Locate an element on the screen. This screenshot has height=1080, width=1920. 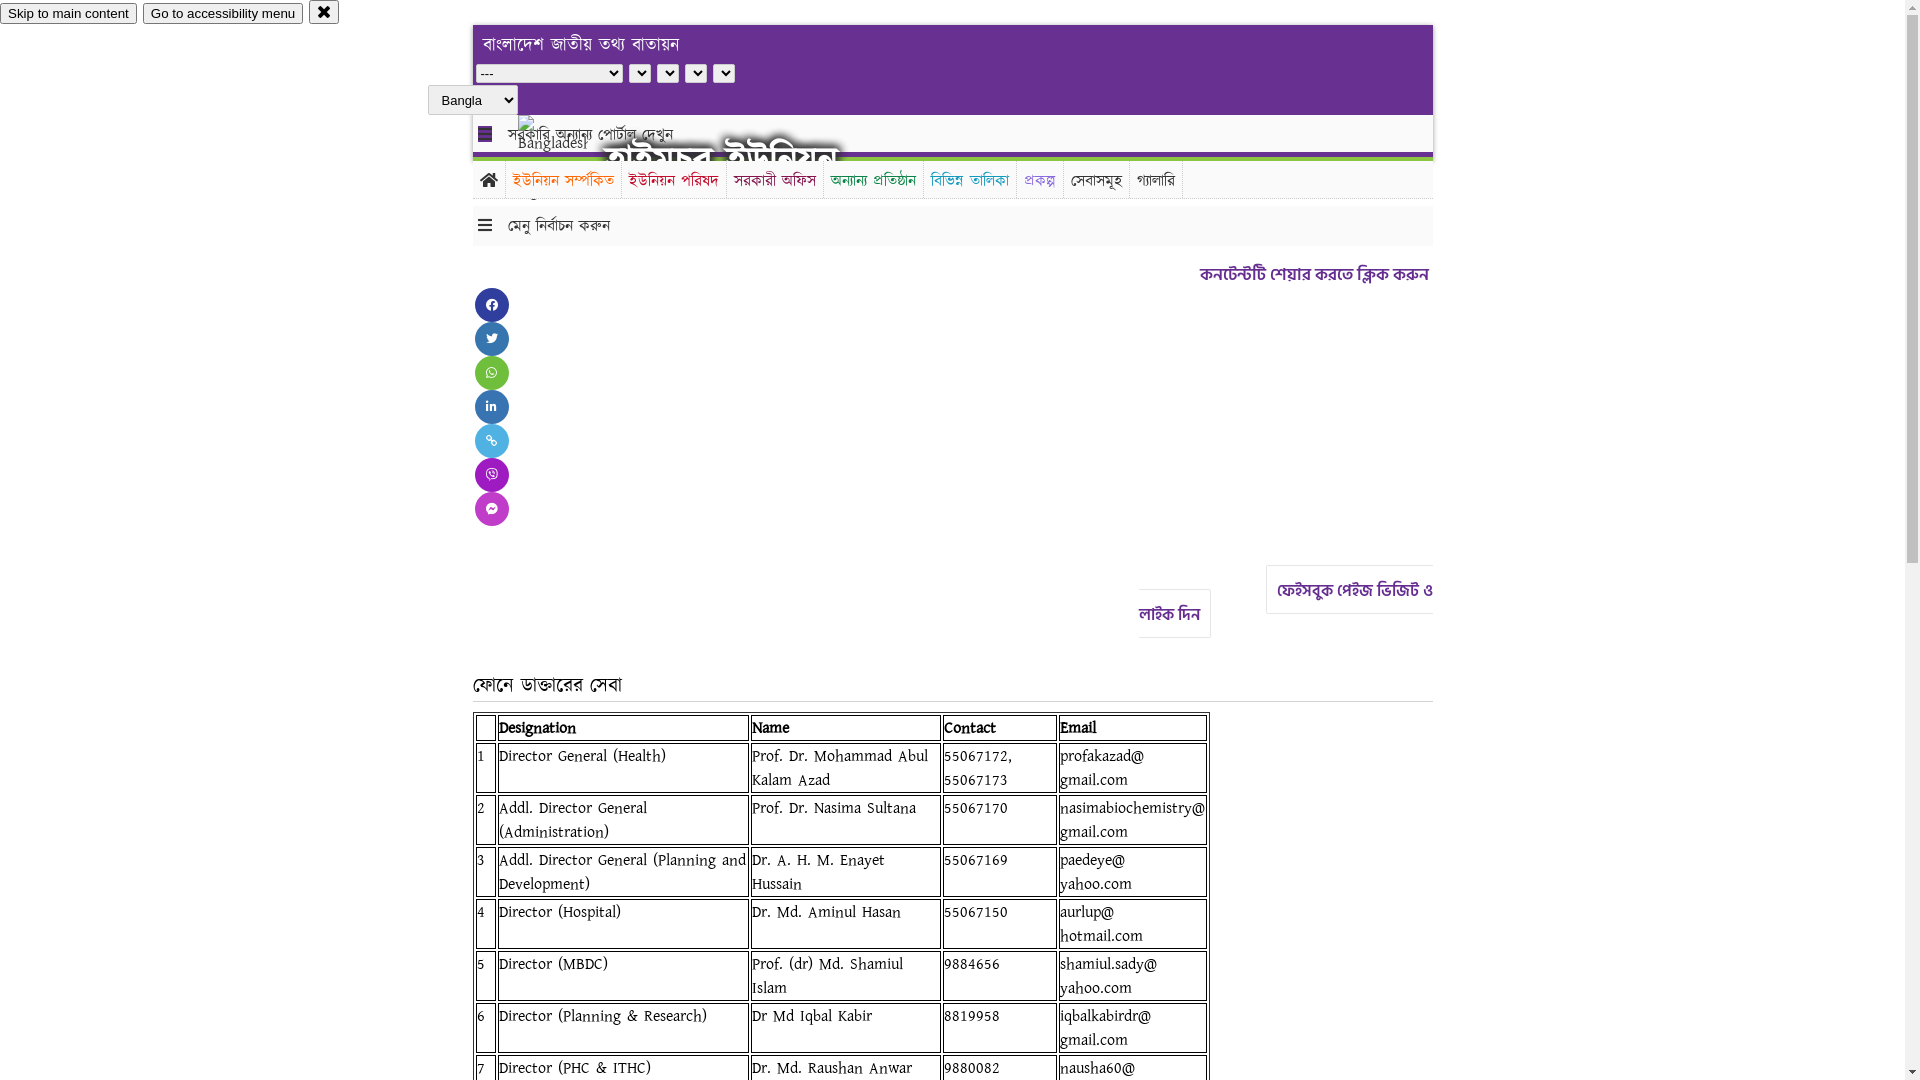
' is located at coordinates (518, 157).